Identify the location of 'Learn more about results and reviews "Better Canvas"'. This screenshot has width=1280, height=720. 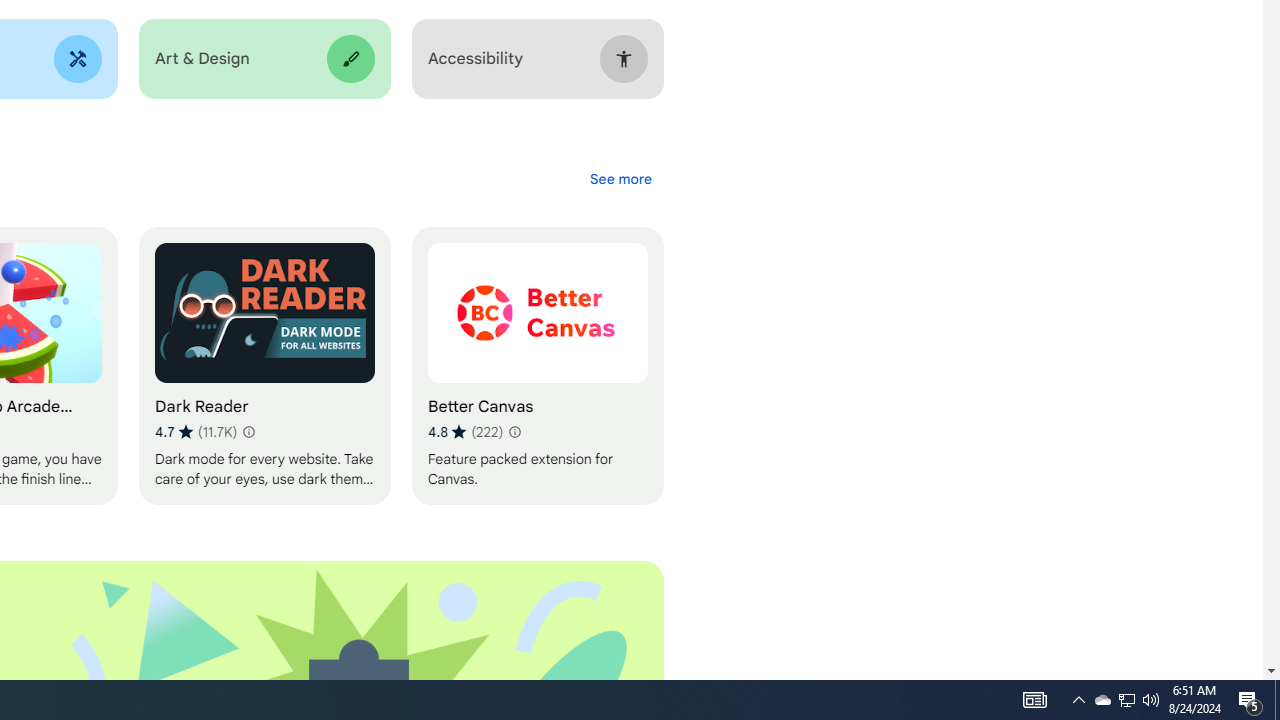
(513, 431).